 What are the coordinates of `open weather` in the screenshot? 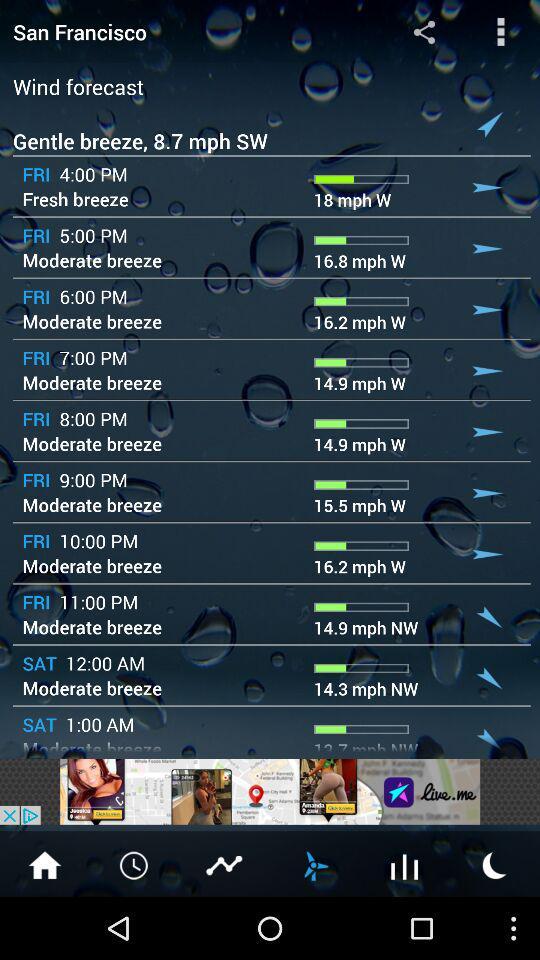 It's located at (405, 863).